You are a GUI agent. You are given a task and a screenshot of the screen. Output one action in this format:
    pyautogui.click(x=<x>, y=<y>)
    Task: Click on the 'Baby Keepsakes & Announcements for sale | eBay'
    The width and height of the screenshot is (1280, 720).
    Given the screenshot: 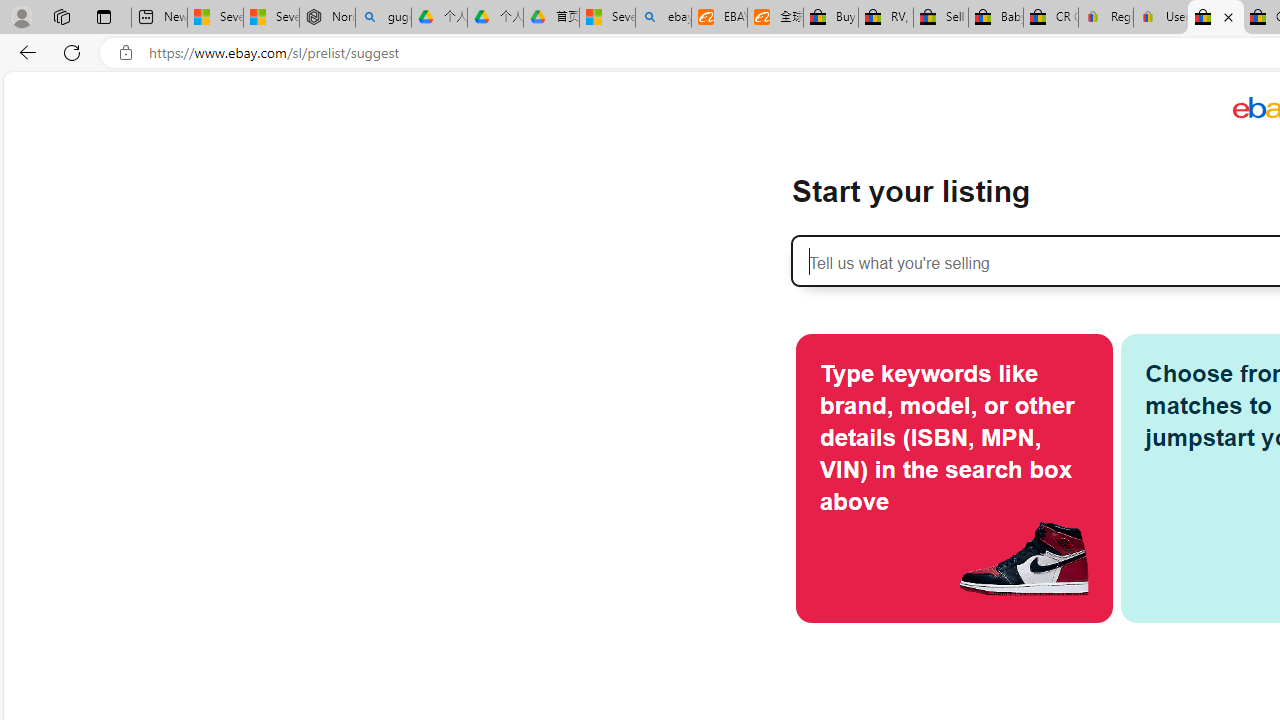 What is the action you would take?
    pyautogui.click(x=995, y=17)
    